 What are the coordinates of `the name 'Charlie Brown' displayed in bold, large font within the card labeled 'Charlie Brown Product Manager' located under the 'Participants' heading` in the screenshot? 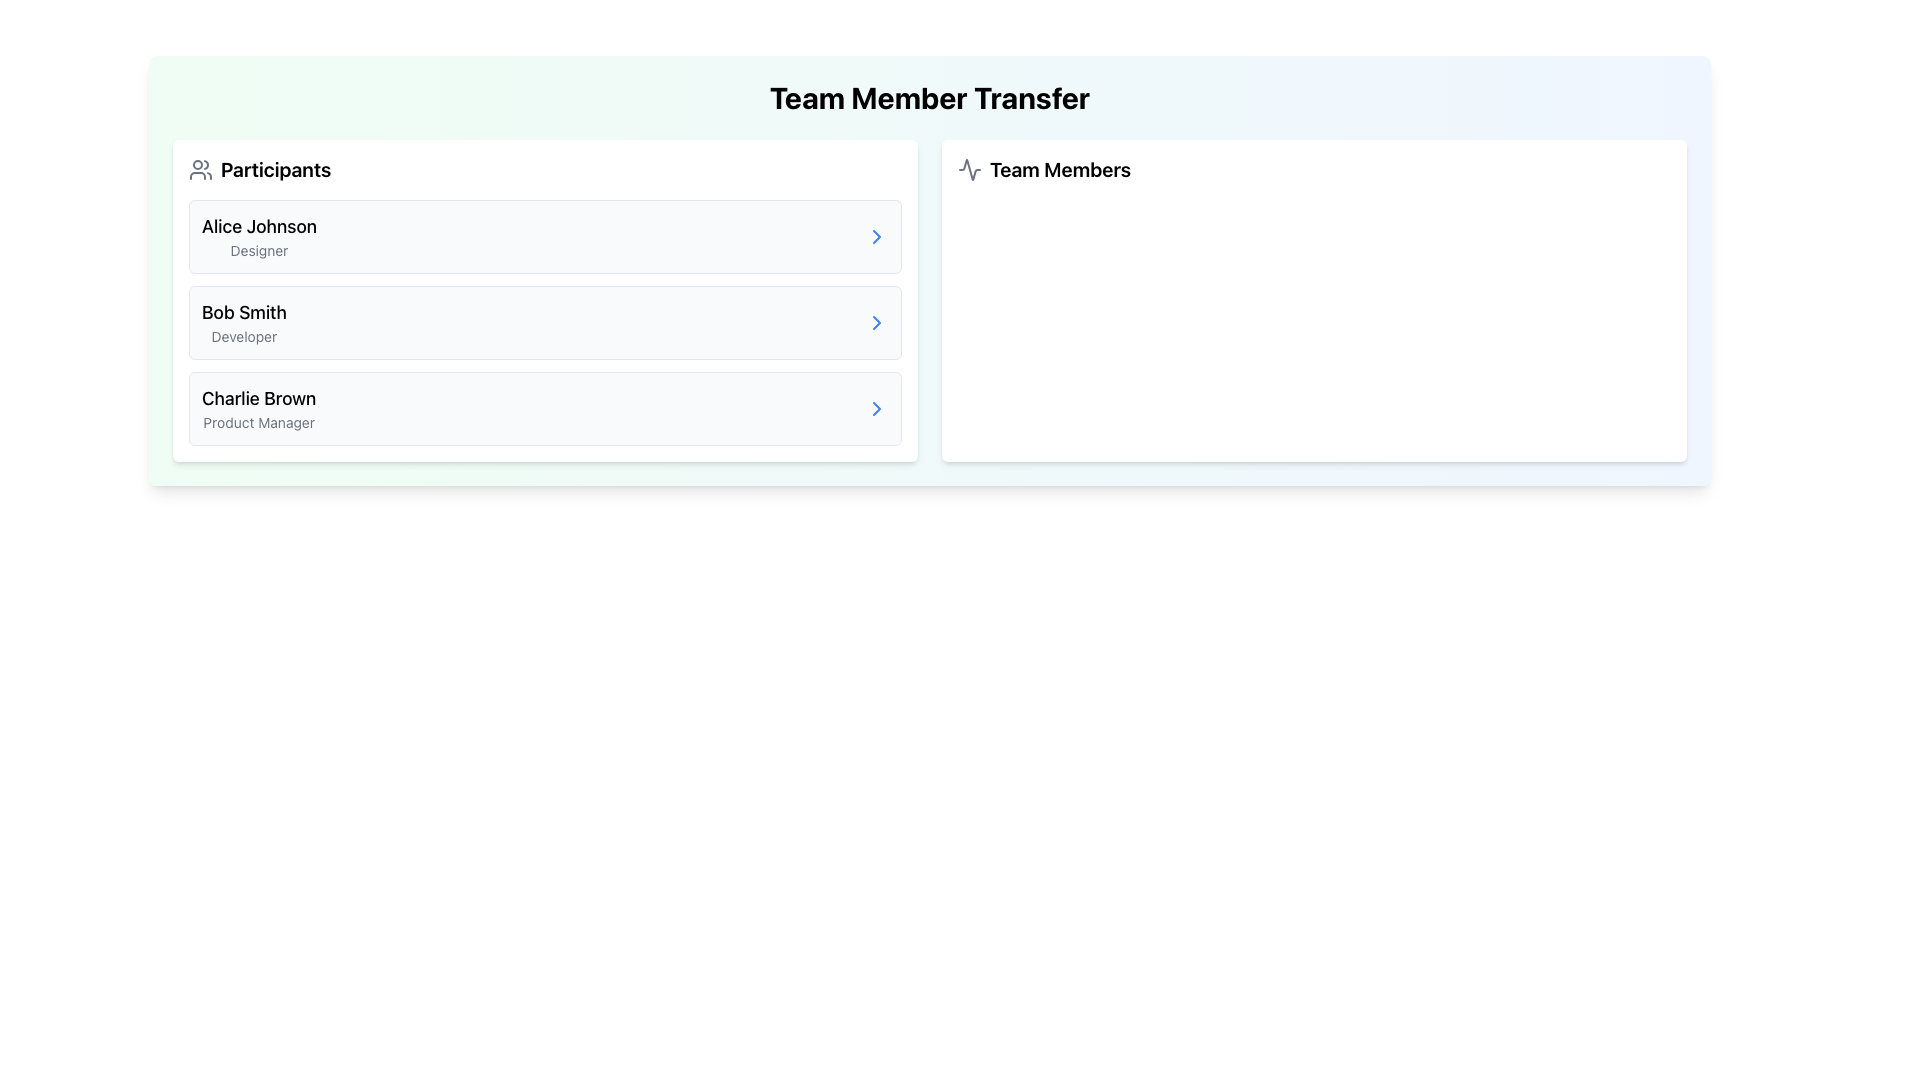 It's located at (258, 398).